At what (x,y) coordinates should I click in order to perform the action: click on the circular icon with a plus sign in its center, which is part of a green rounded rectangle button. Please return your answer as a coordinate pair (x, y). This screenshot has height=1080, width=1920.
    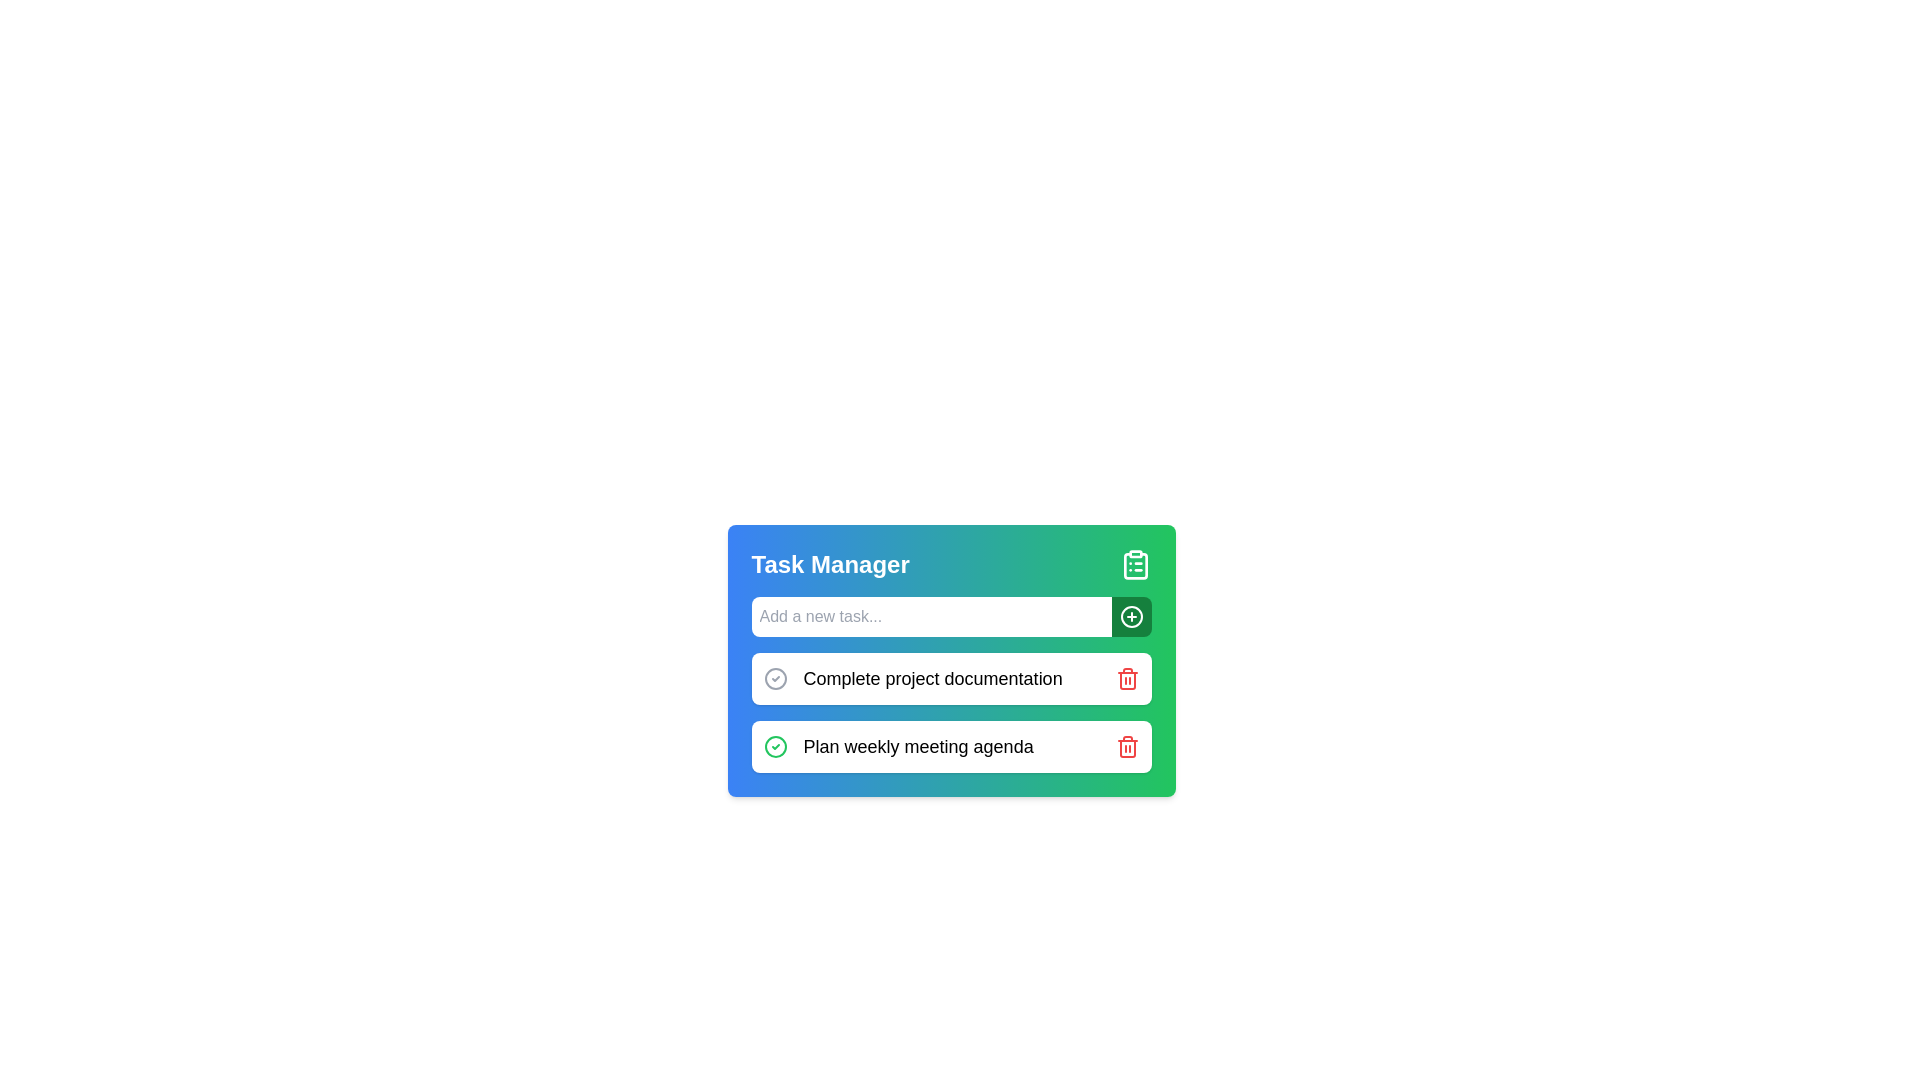
    Looking at the image, I should click on (1131, 616).